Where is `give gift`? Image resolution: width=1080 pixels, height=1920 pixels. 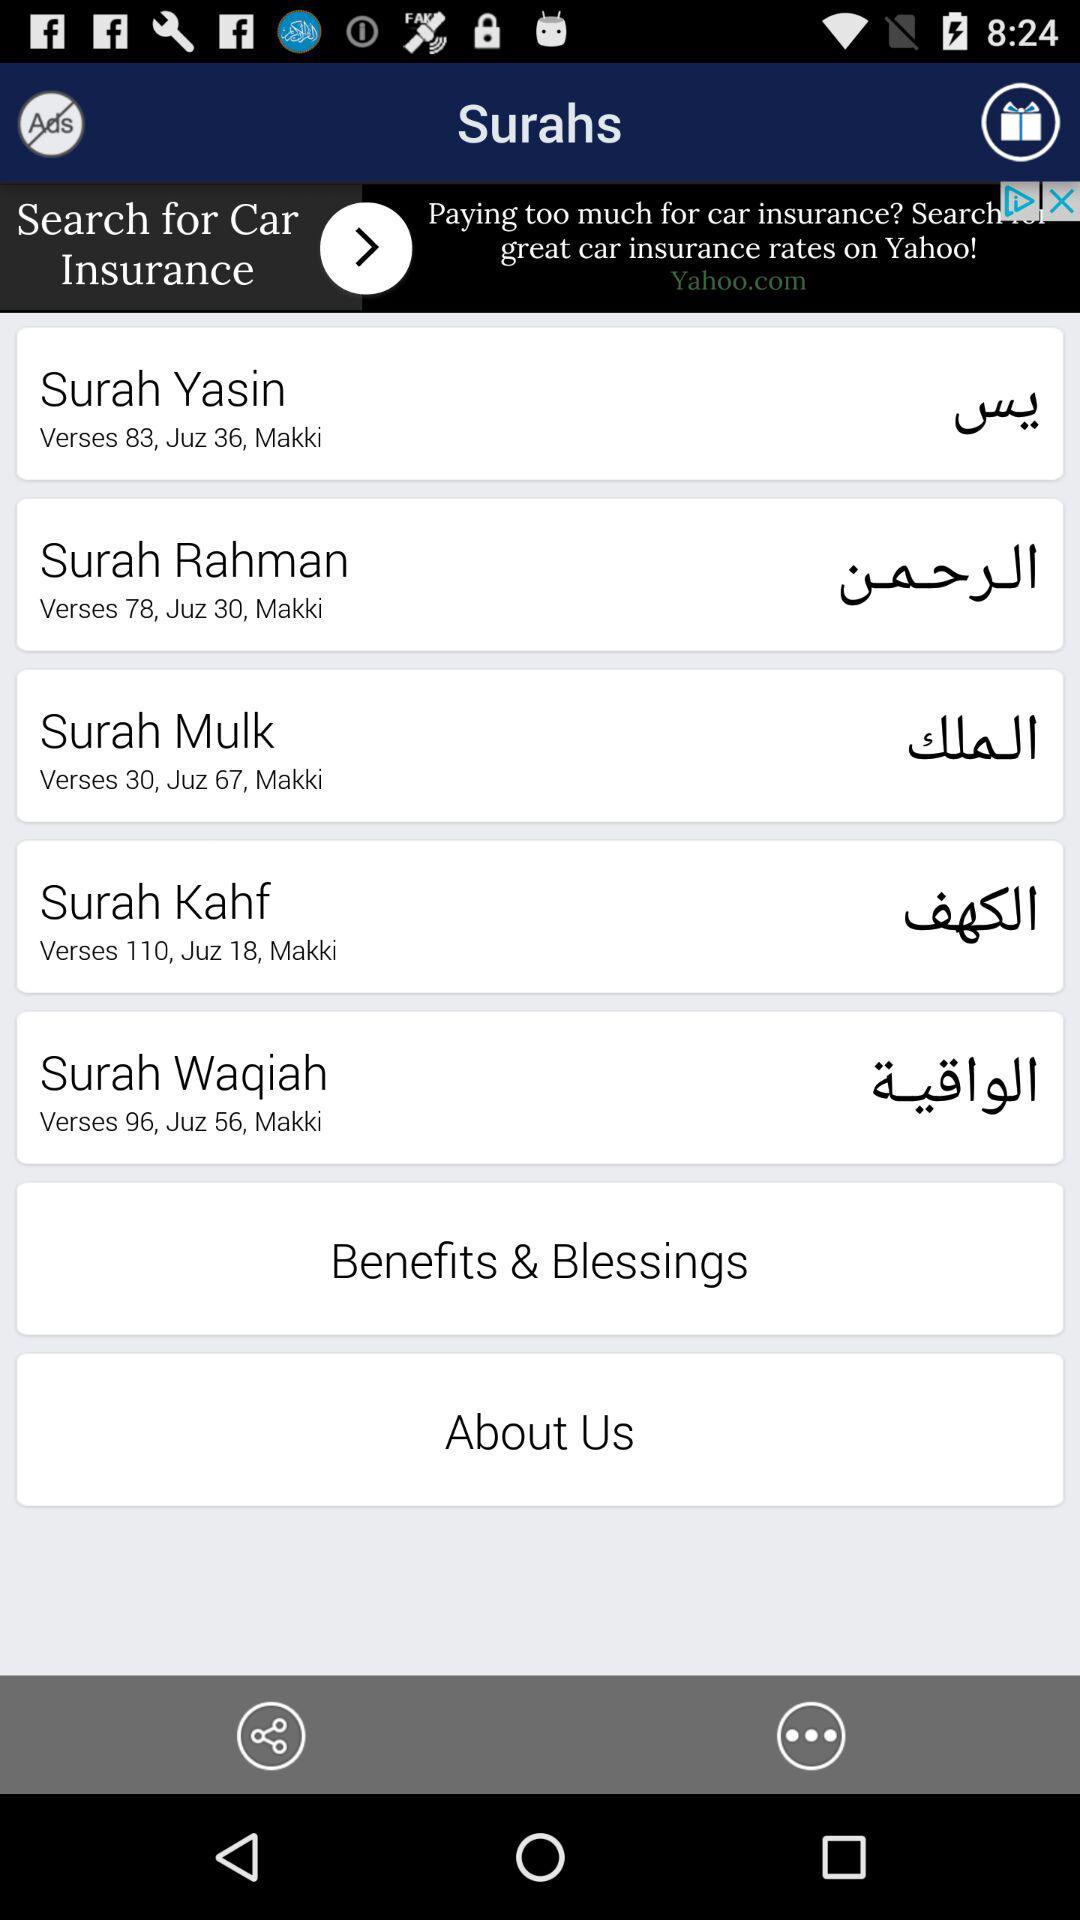 give gift is located at coordinates (1020, 121).